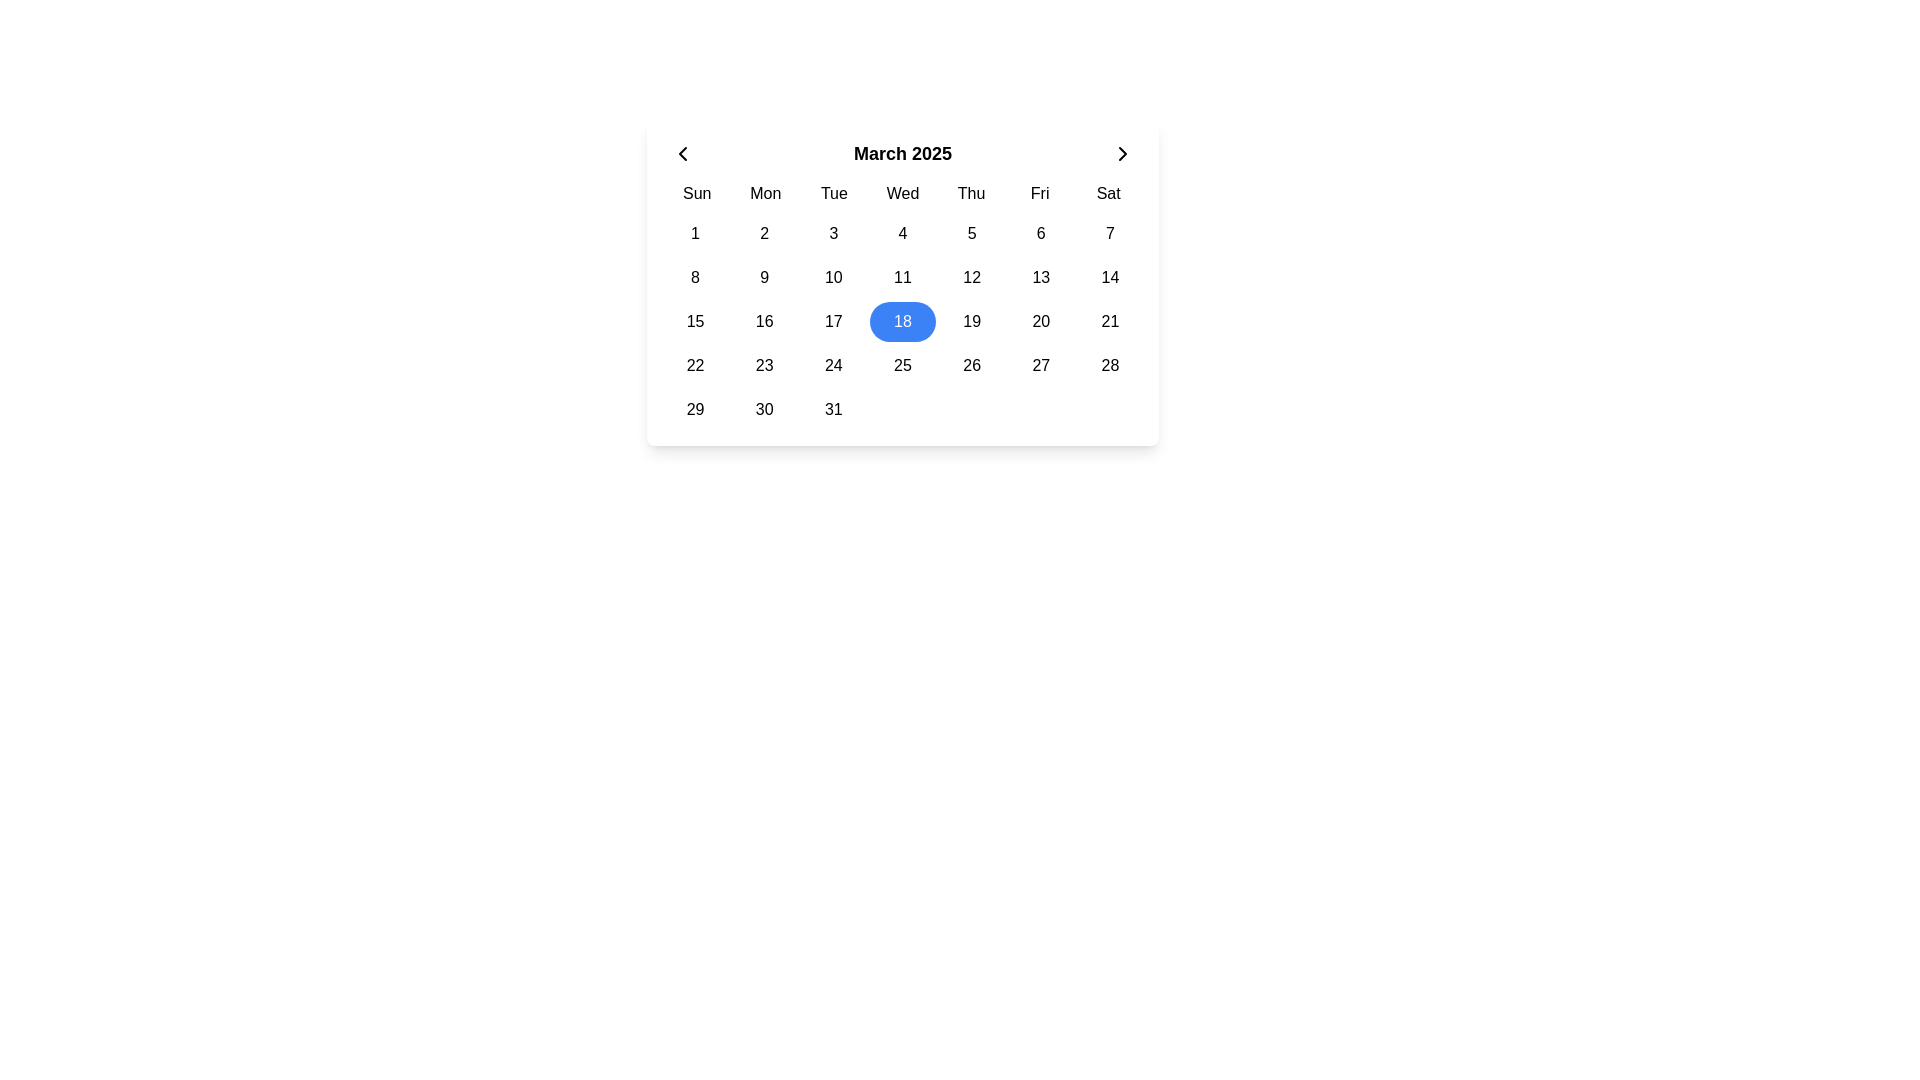  Describe the element at coordinates (901, 193) in the screenshot. I see `the Text label representing 'Wednesday' in the calendar week header, positioned between 'Tue' and 'Thu'` at that location.